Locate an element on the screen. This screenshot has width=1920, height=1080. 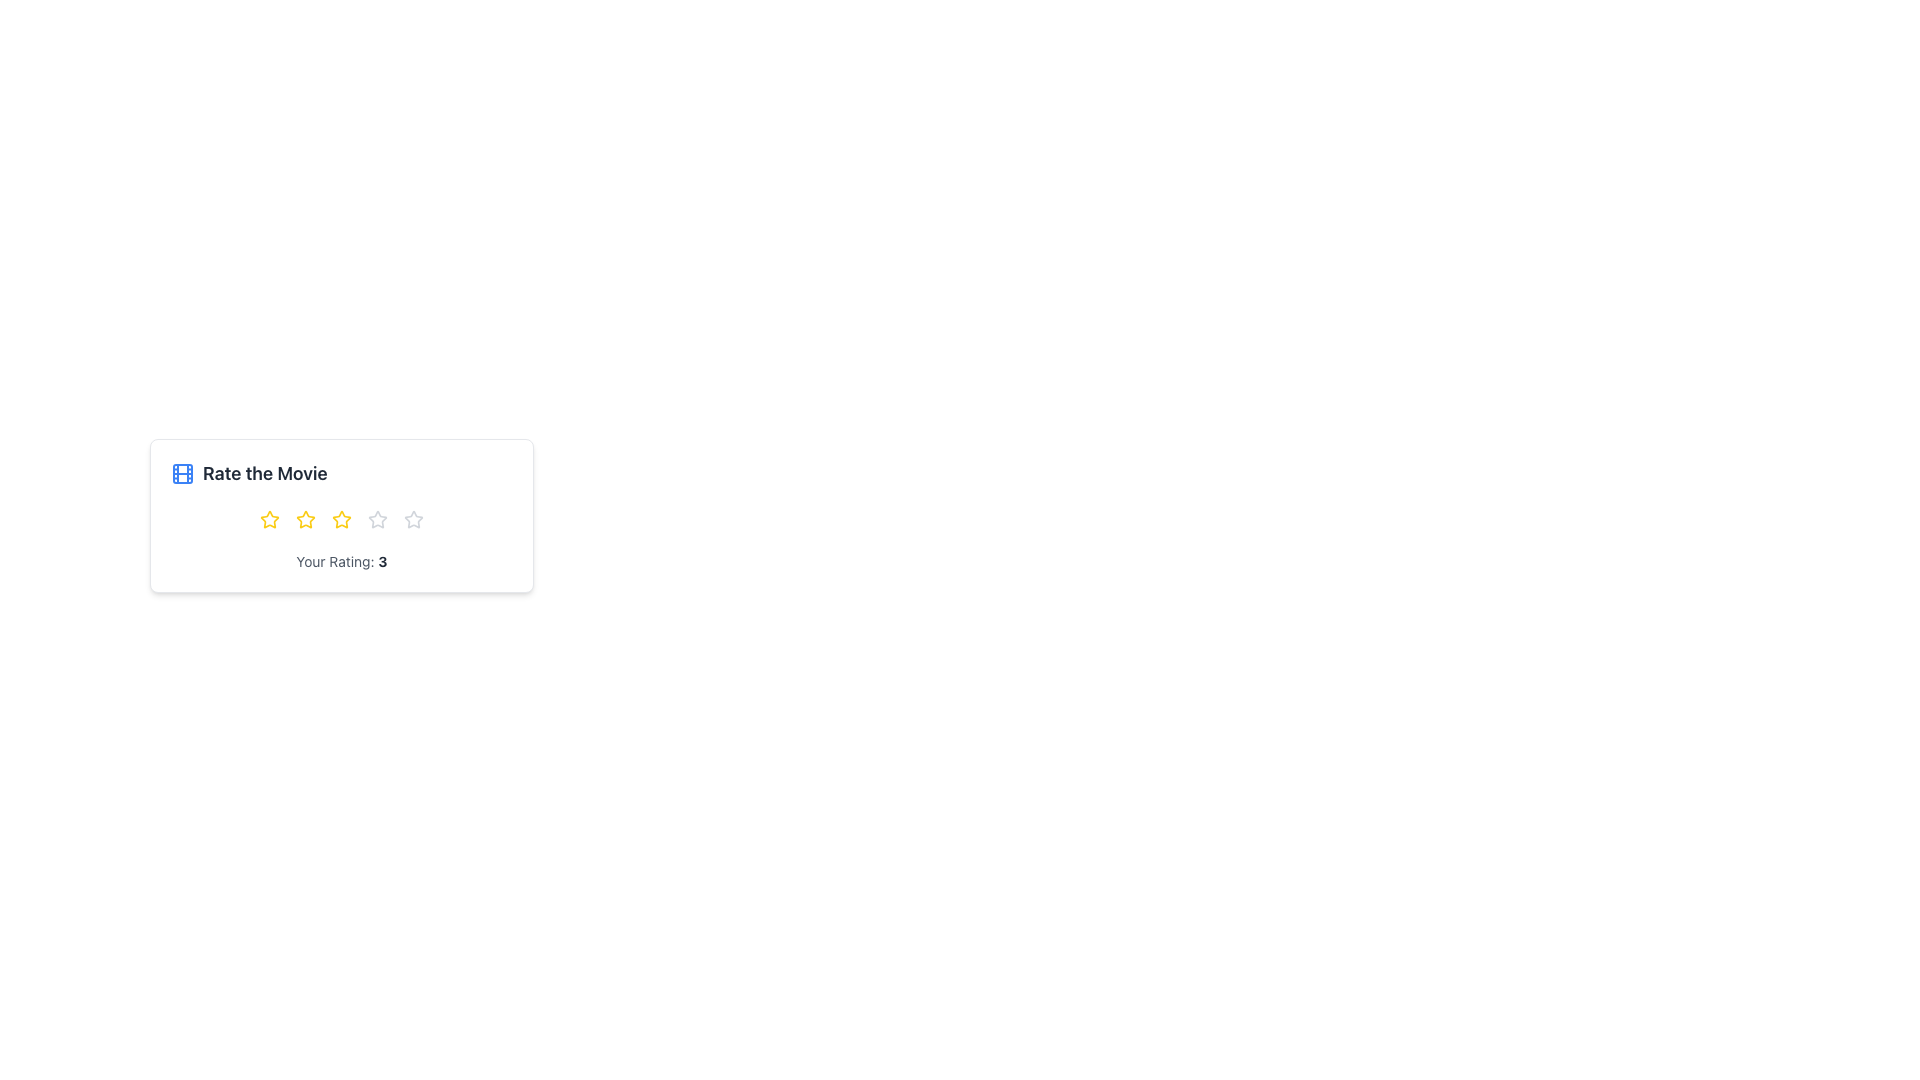
the third star icon in the 'Rate the Movie' section is located at coordinates (305, 519).